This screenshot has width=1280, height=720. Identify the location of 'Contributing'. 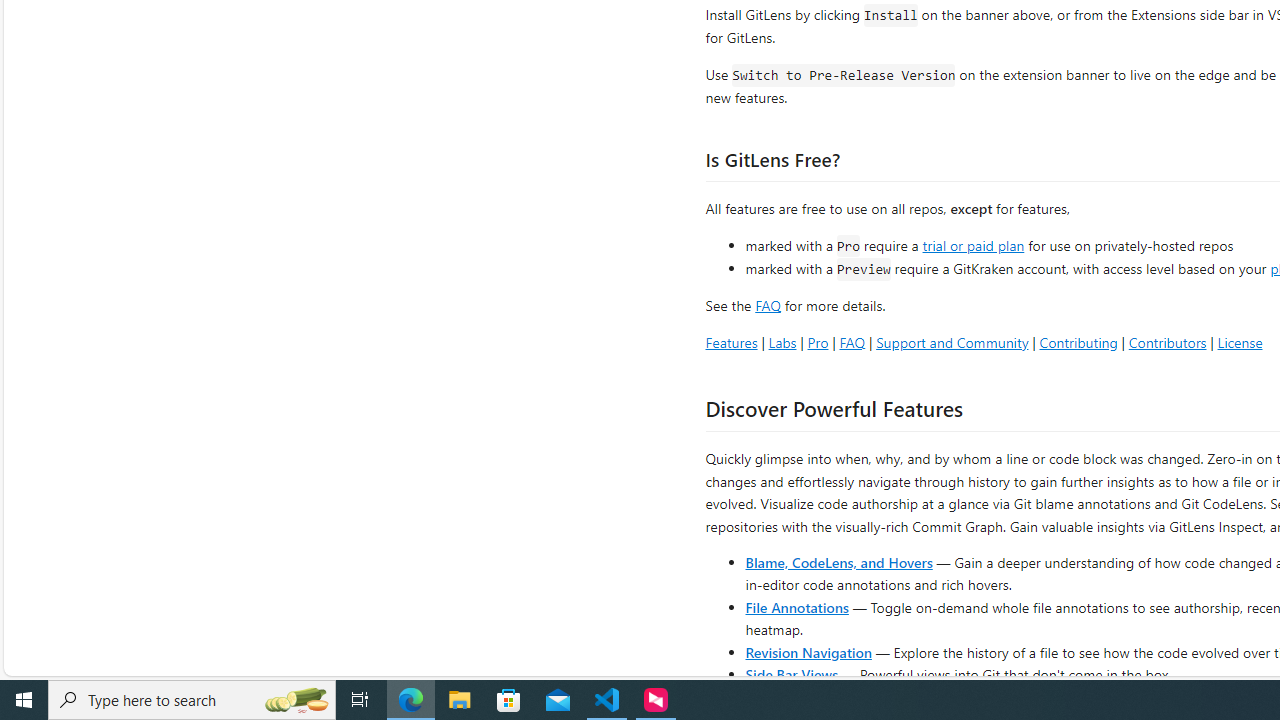
(1077, 341).